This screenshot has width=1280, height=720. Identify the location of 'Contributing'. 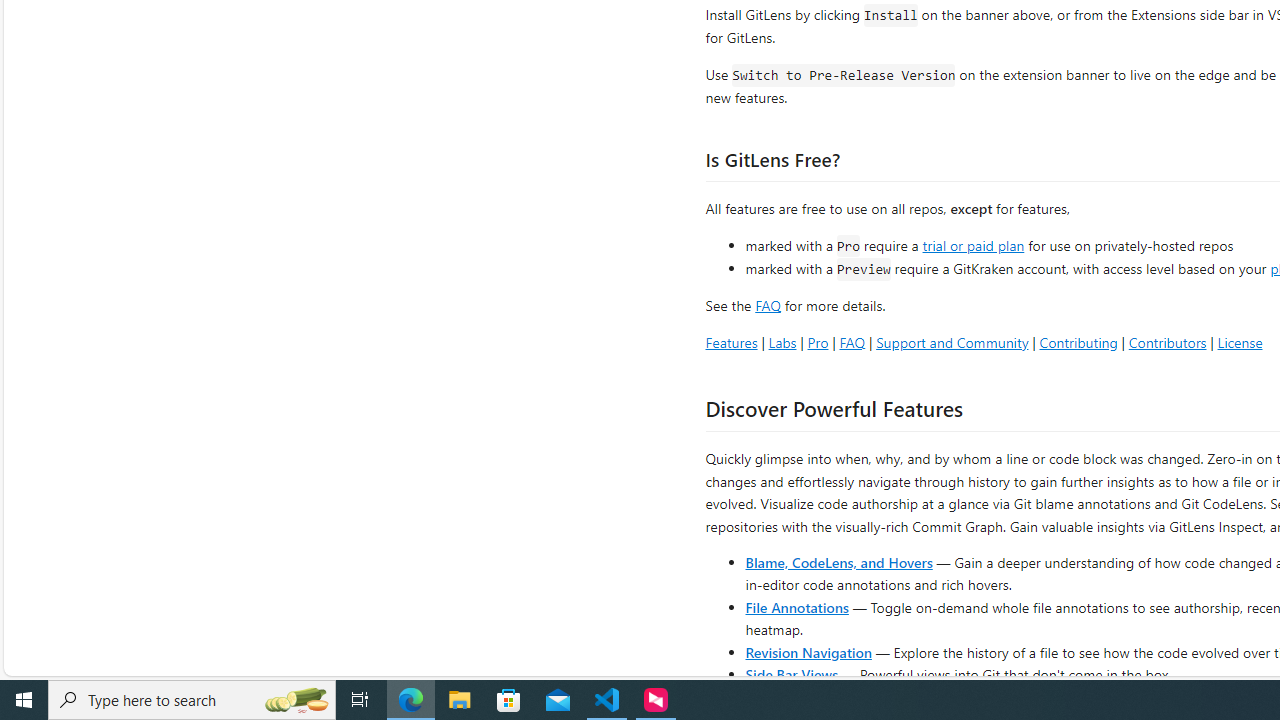
(1077, 341).